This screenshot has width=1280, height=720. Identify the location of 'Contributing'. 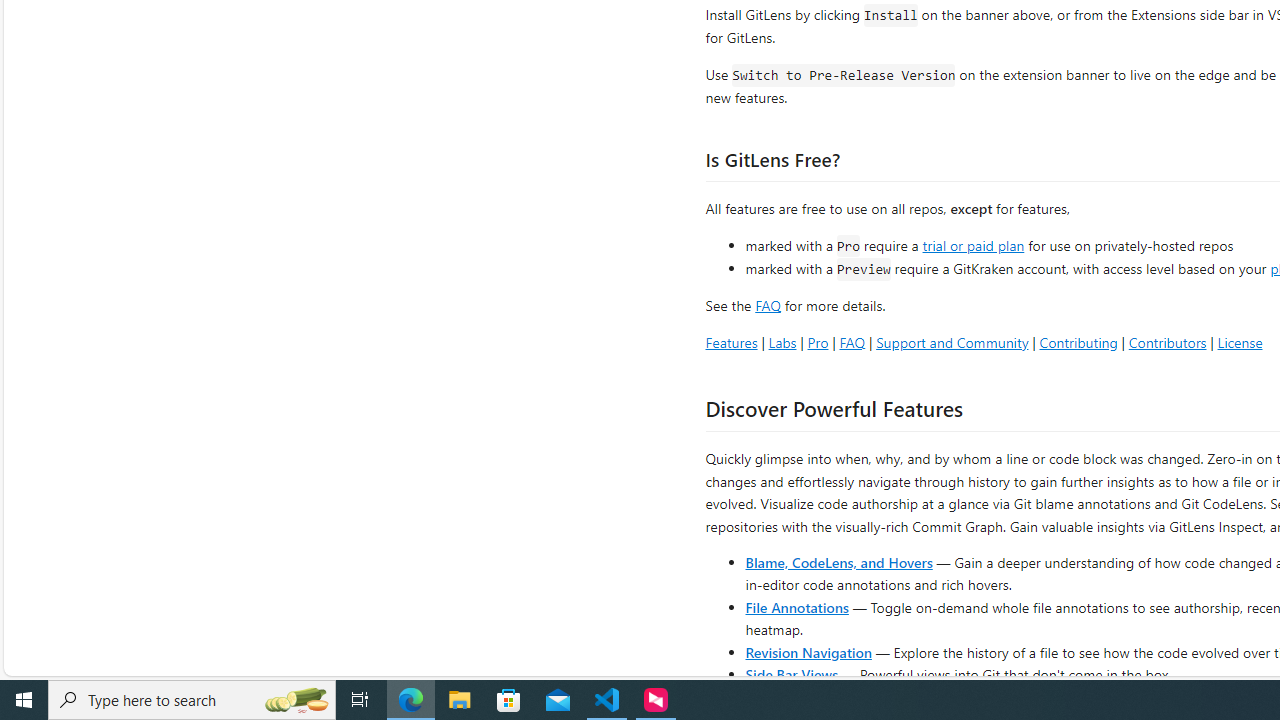
(1077, 341).